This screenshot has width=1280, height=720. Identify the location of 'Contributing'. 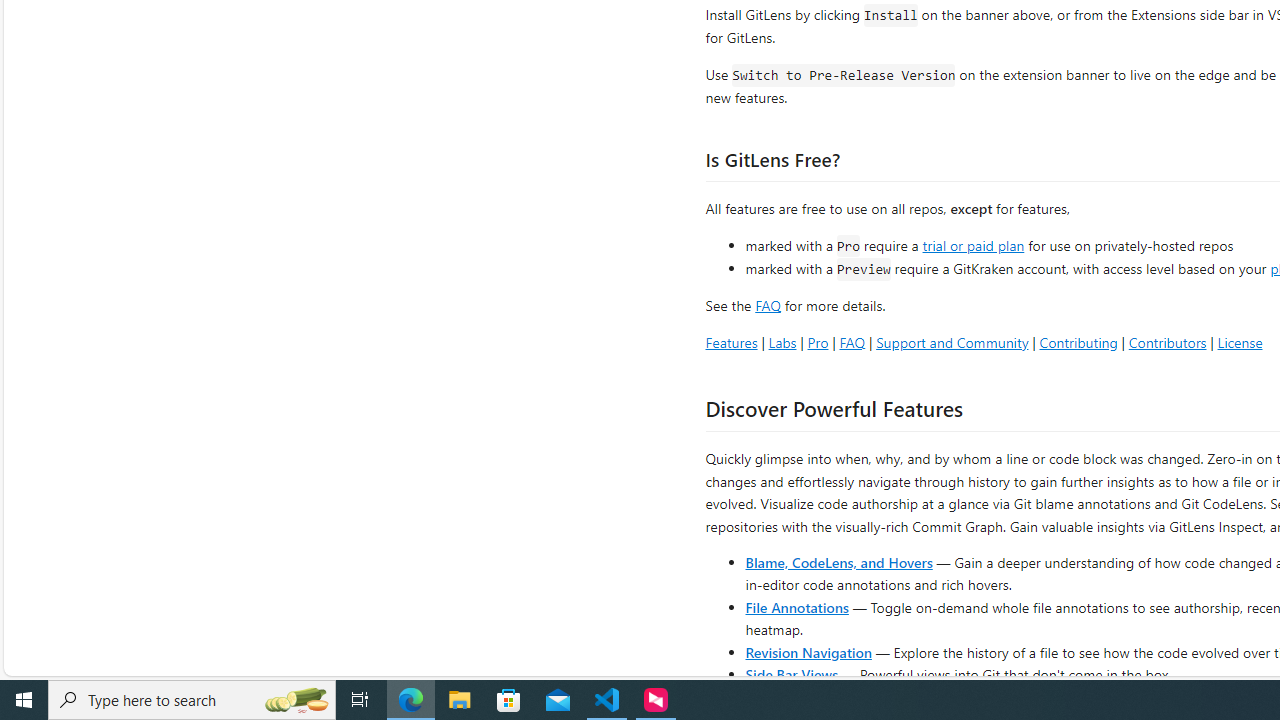
(1077, 341).